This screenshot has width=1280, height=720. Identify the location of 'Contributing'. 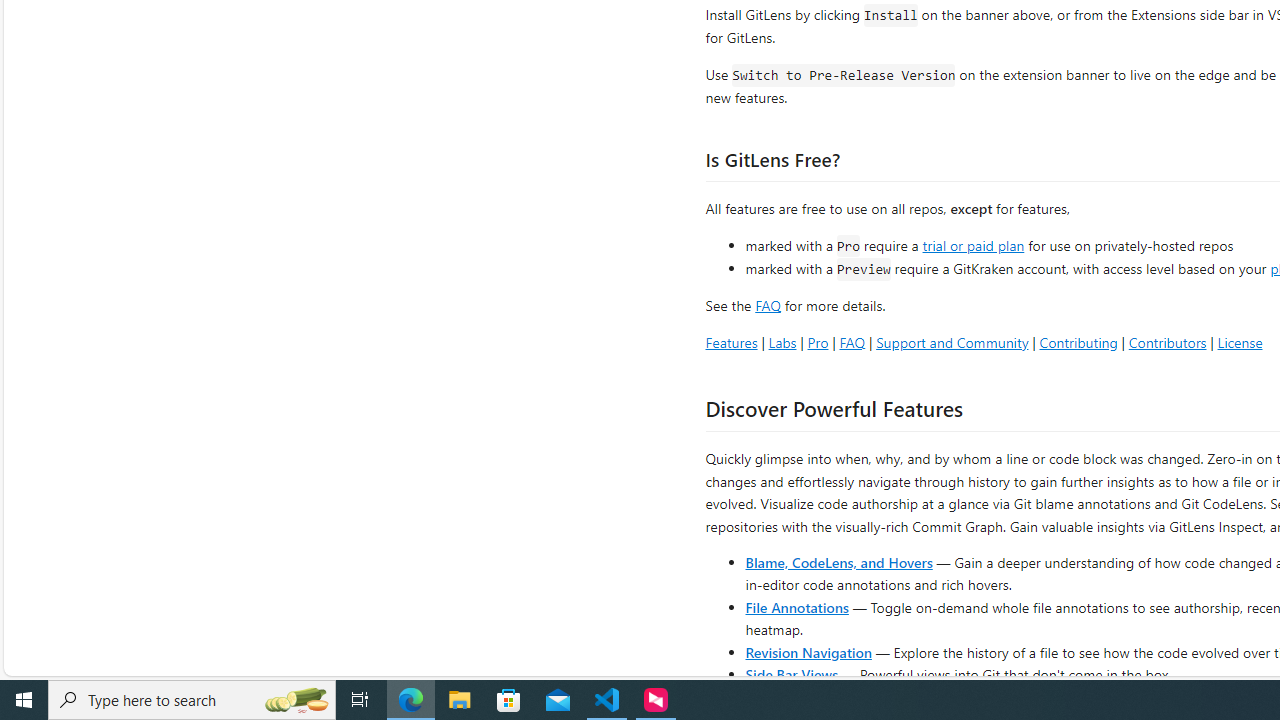
(1077, 341).